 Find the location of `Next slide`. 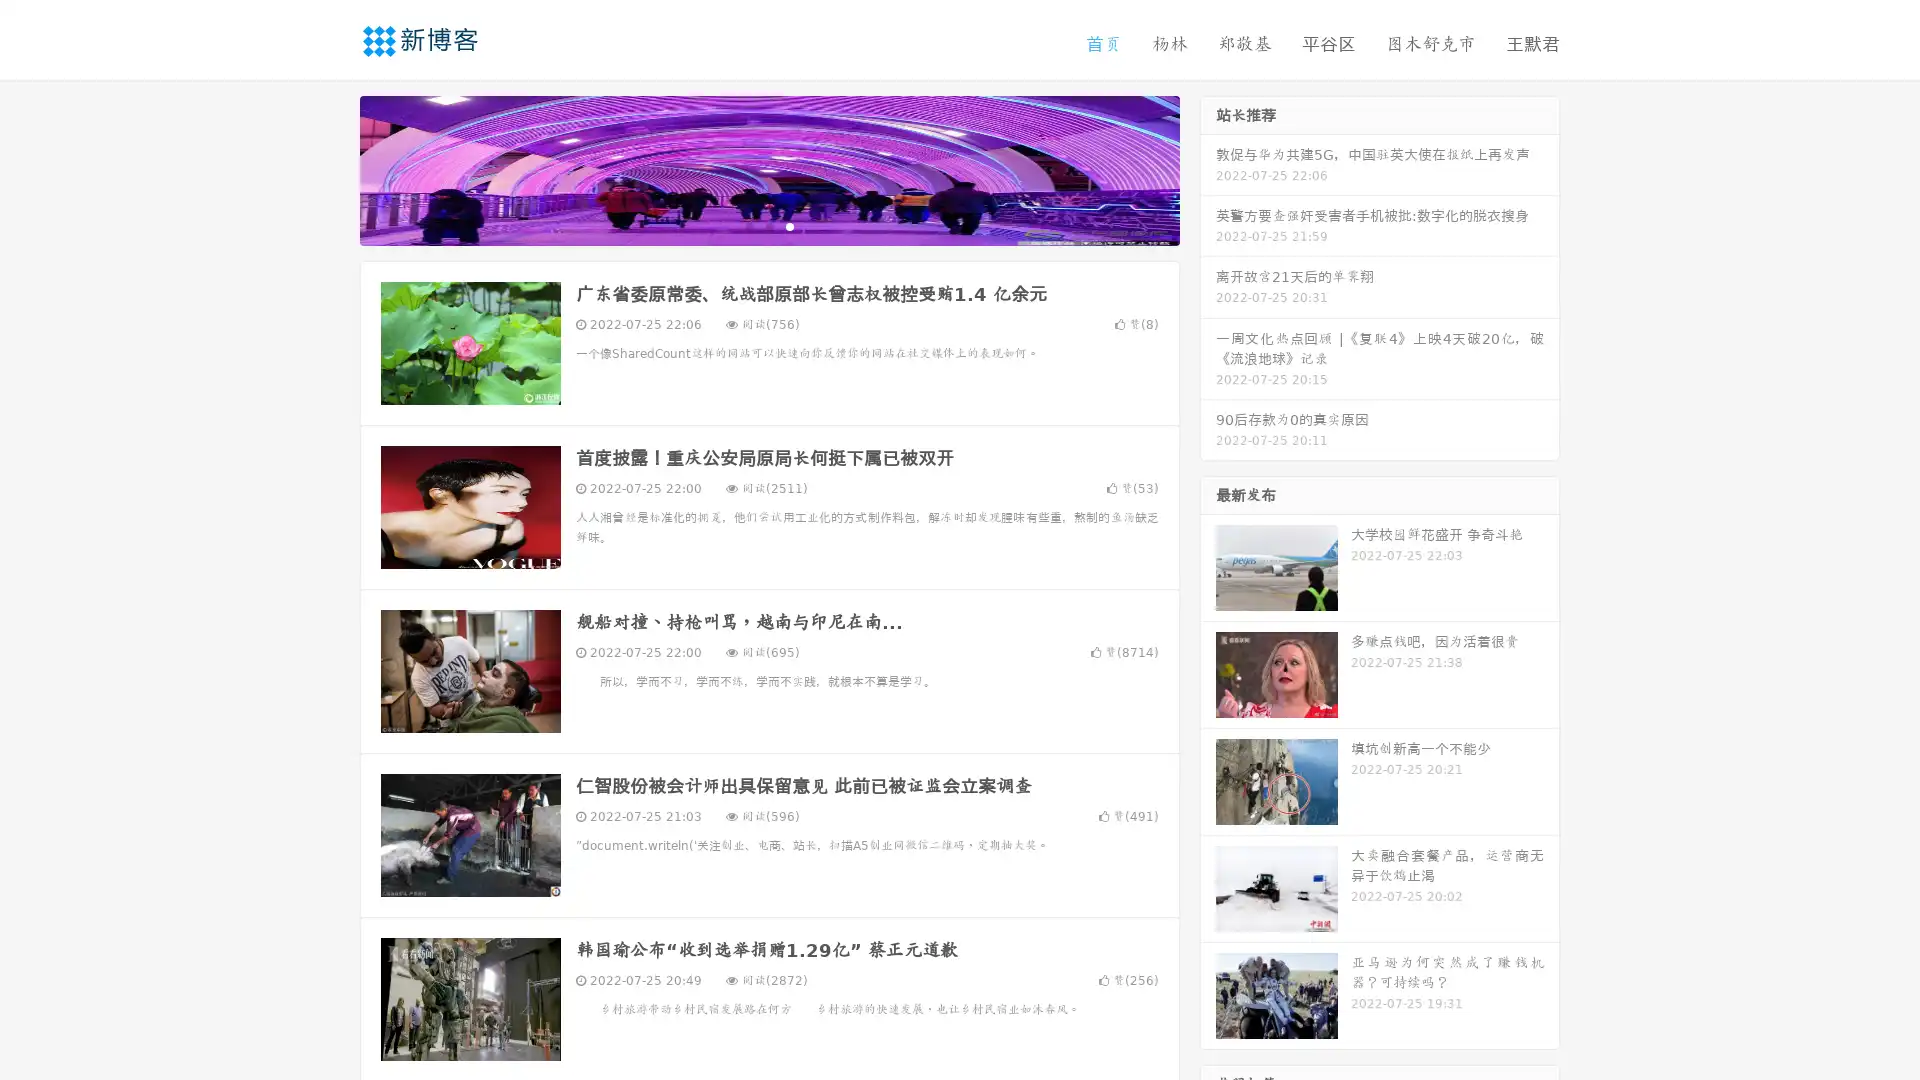

Next slide is located at coordinates (1208, 168).